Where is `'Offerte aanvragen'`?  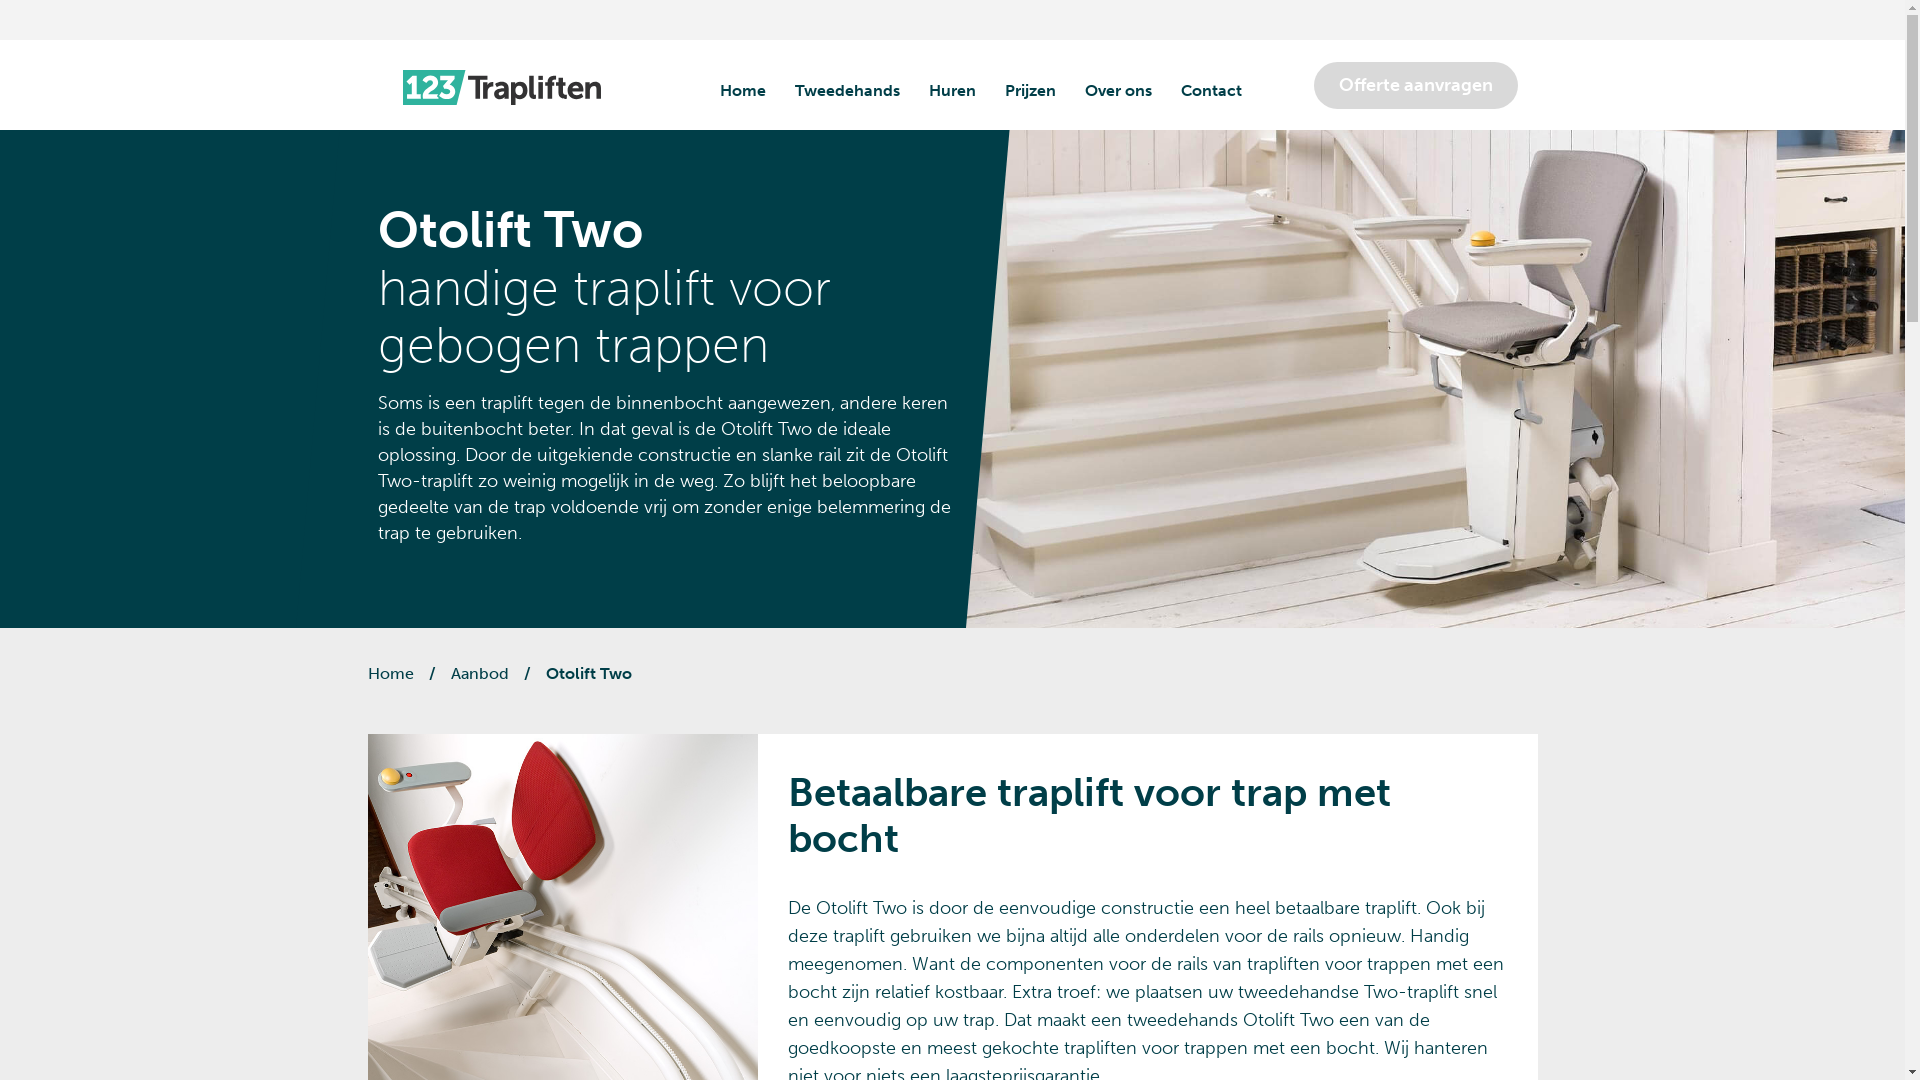
'Offerte aanvragen' is located at coordinates (1415, 84).